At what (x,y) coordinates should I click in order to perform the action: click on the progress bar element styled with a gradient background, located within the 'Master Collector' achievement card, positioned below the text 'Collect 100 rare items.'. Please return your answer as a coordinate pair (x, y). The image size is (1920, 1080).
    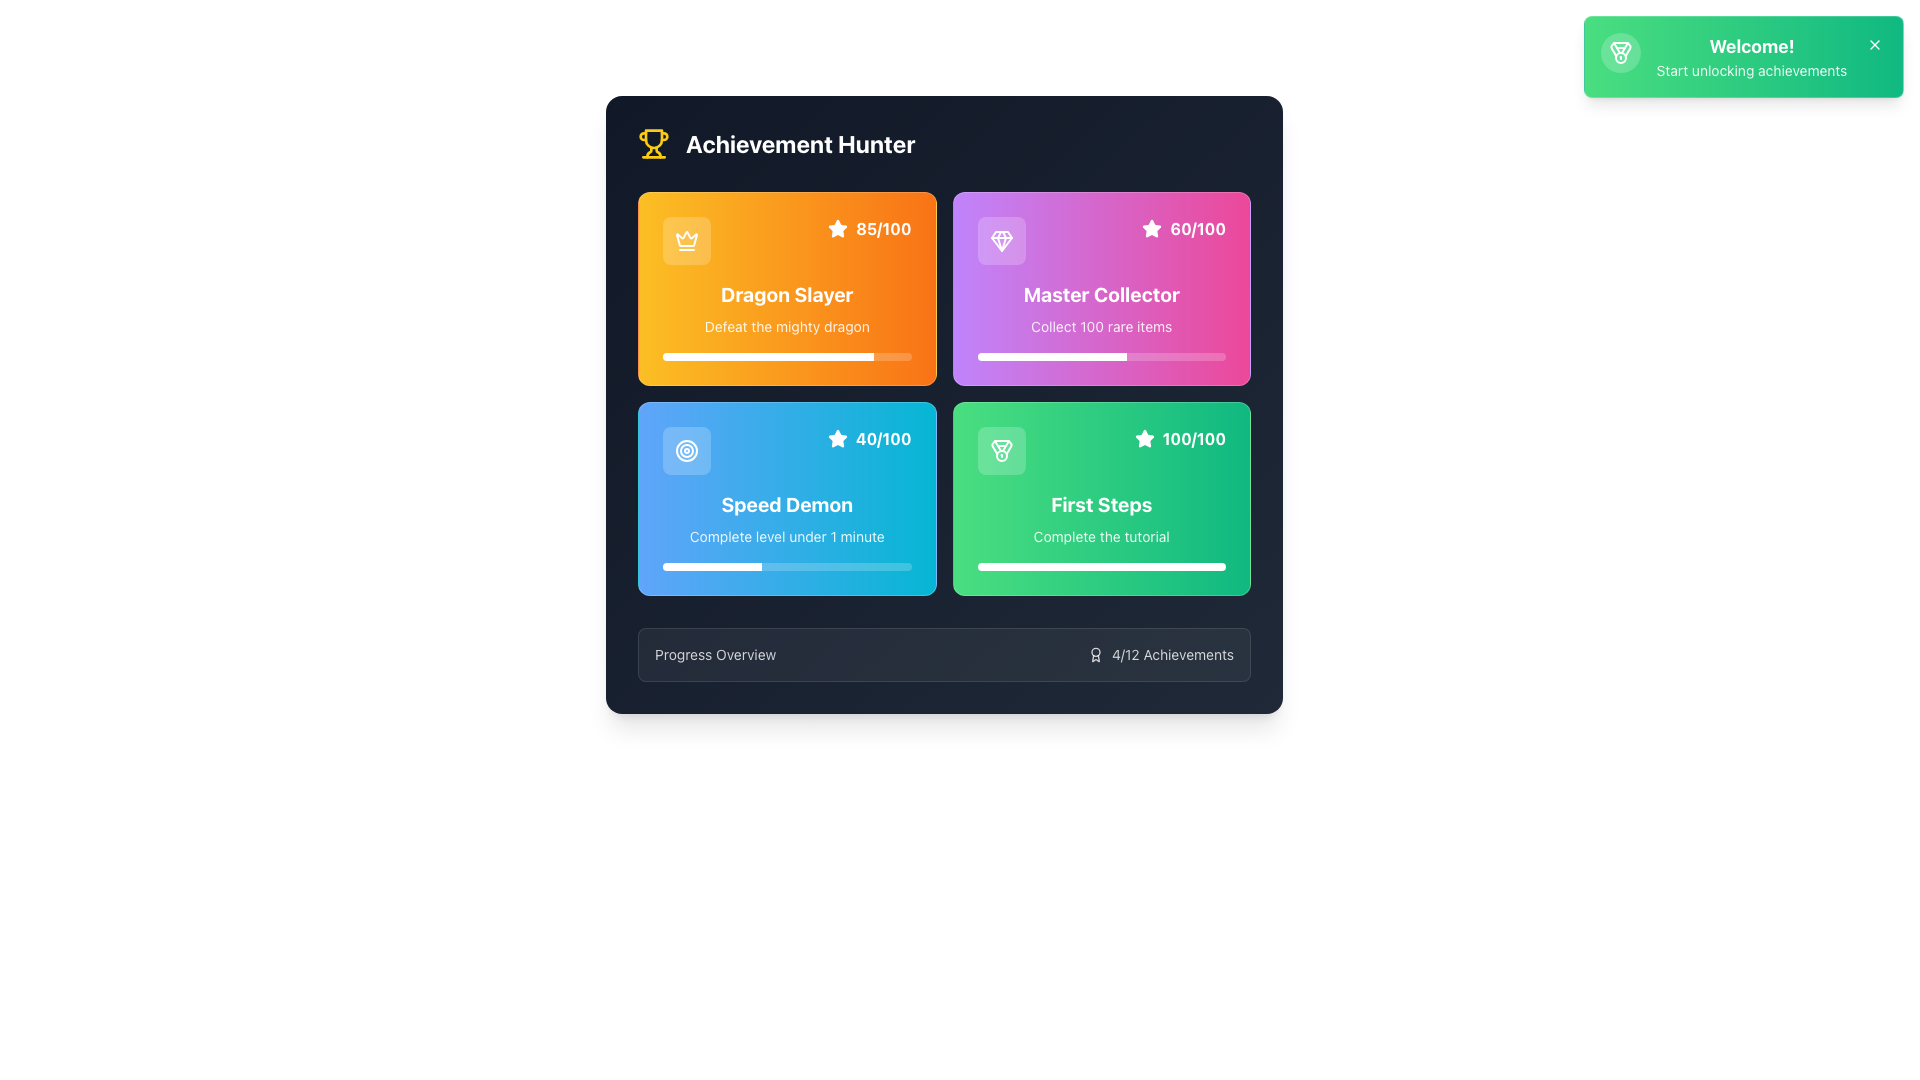
    Looking at the image, I should click on (1100, 356).